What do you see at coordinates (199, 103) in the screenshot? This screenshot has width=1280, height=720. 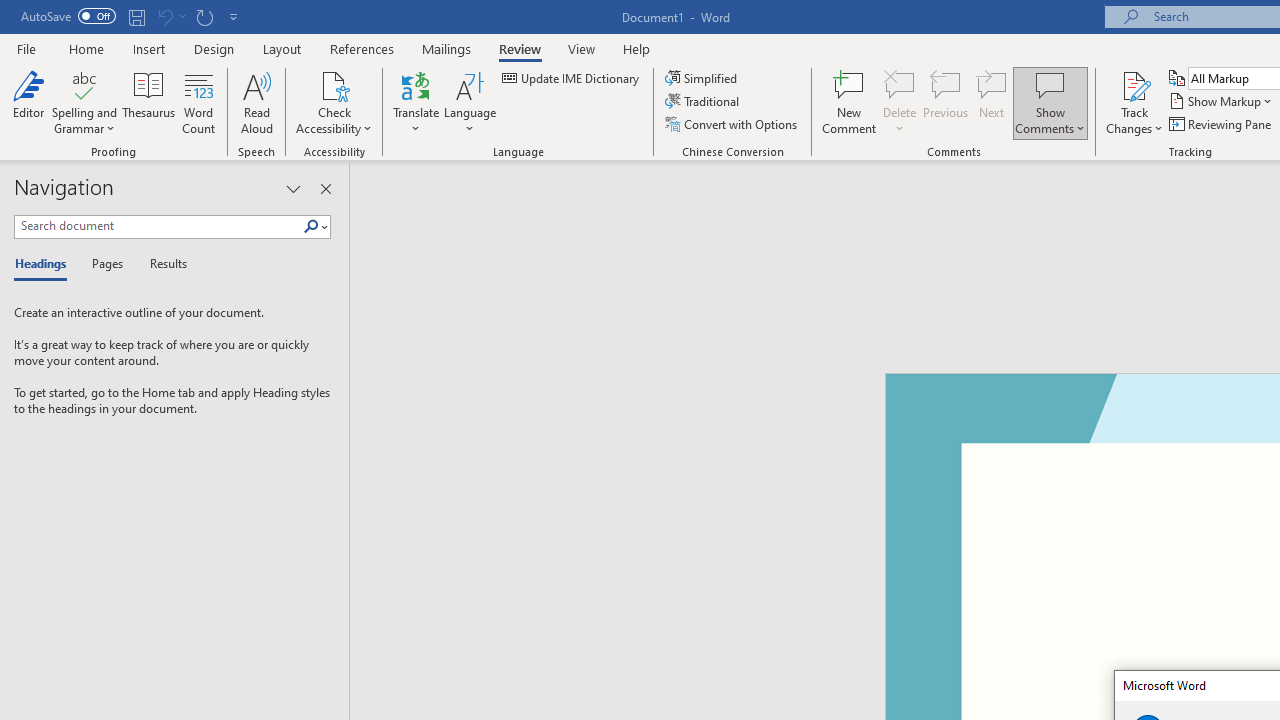 I see `'Word Count'` at bounding box center [199, 103].